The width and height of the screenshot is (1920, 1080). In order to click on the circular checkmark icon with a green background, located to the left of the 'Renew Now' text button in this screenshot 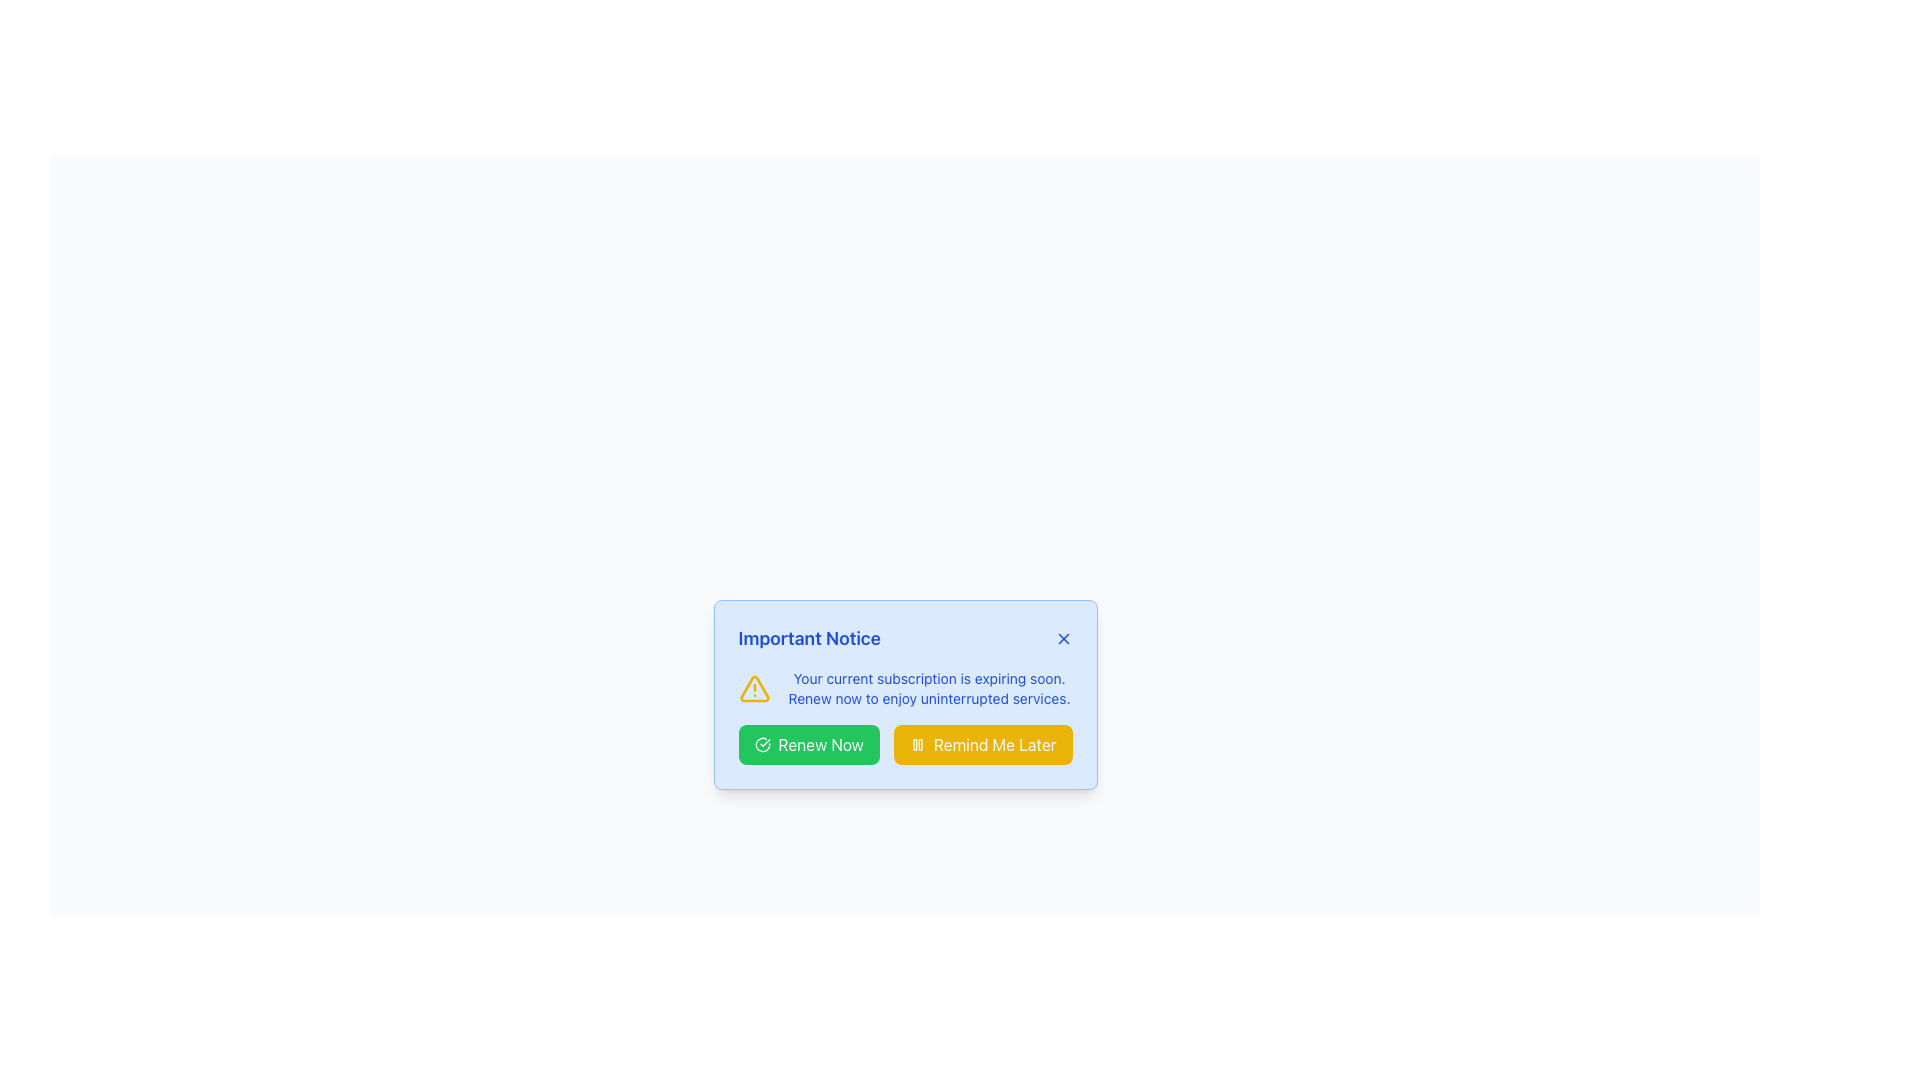, I will do `click(761, 744)`.